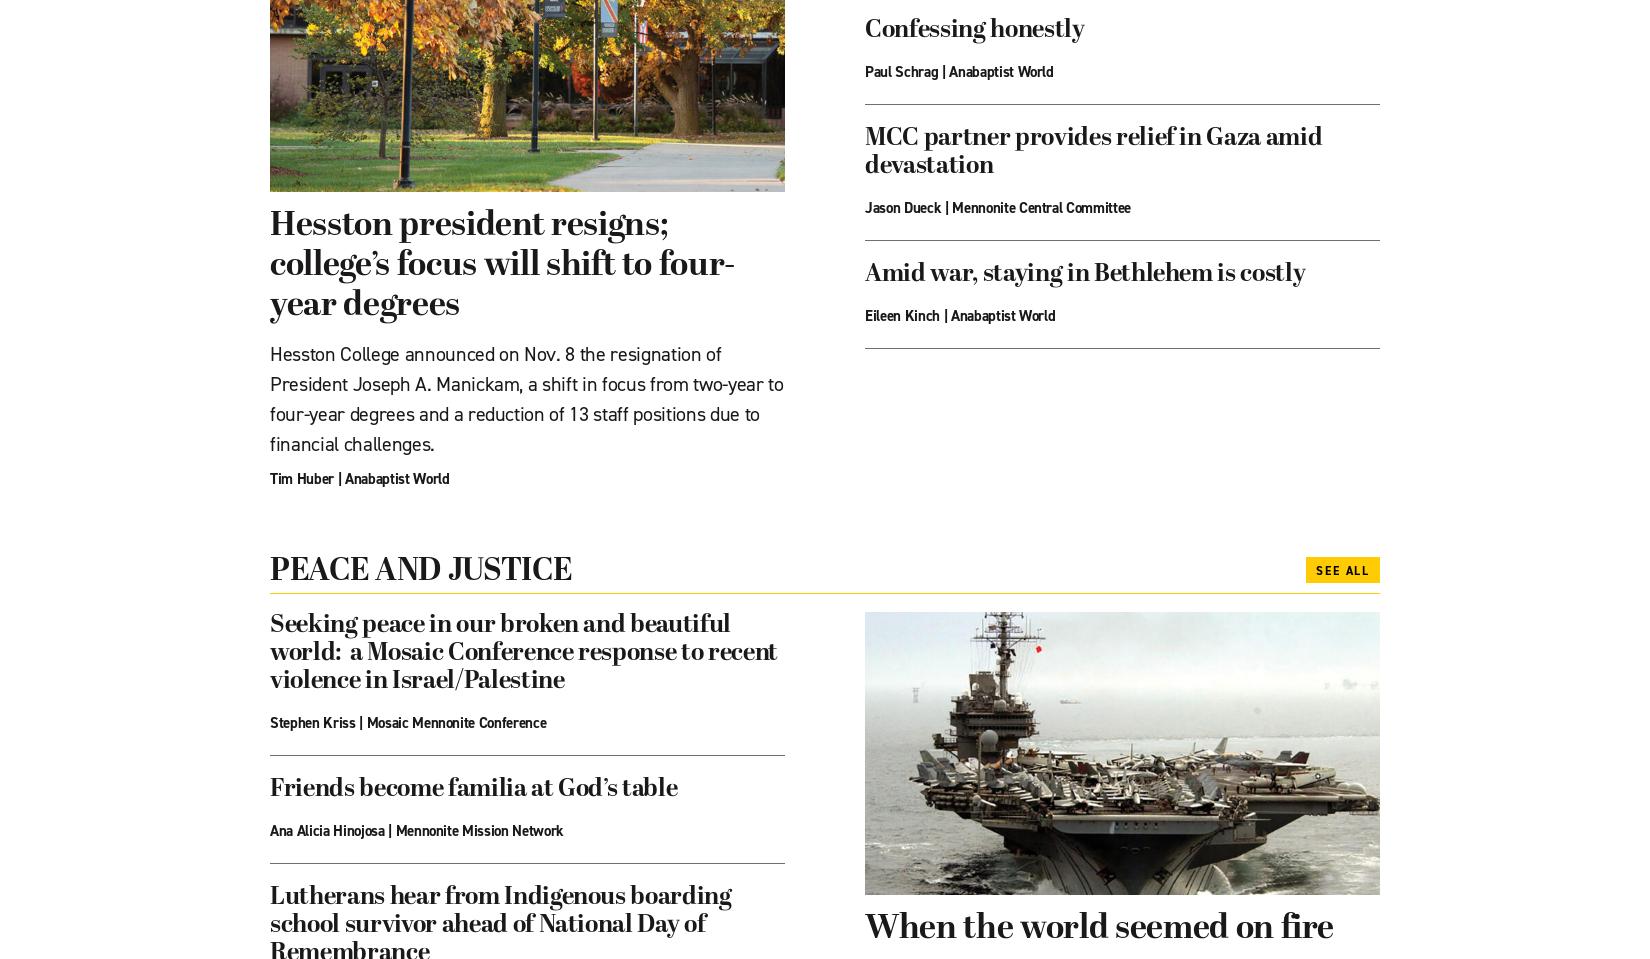 The image size is (1650, 959). I want to click on 'When the world seemed on fire', so click(1099, 929).